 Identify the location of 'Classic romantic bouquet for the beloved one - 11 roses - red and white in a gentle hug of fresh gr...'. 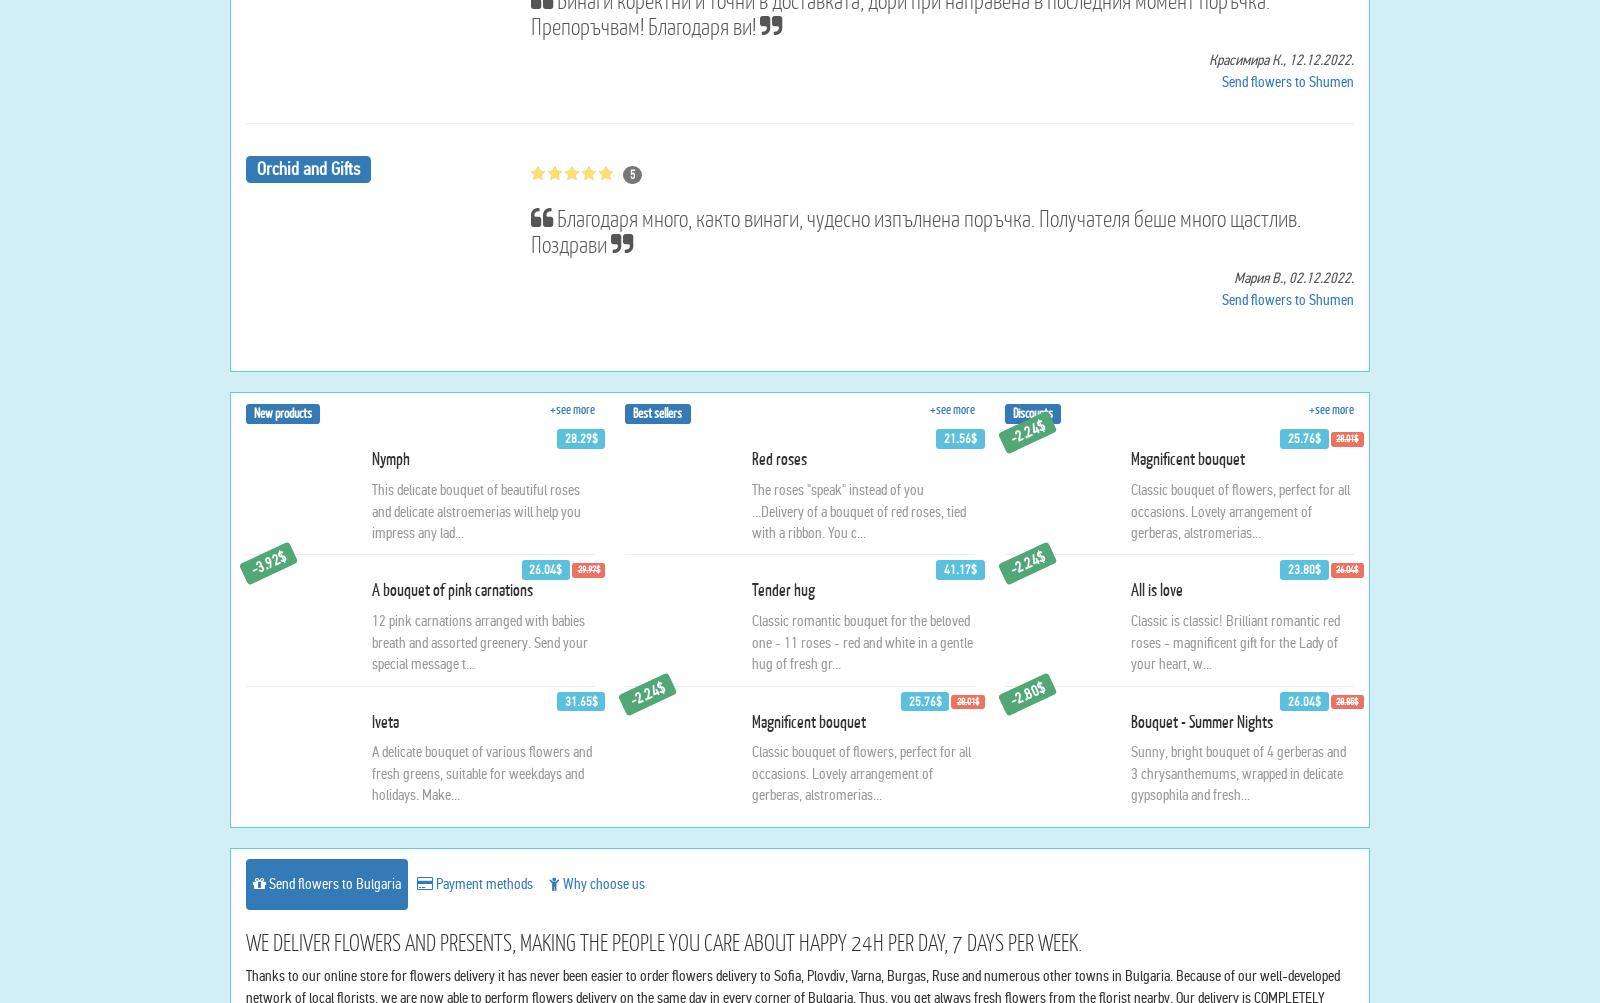
(860, 834).